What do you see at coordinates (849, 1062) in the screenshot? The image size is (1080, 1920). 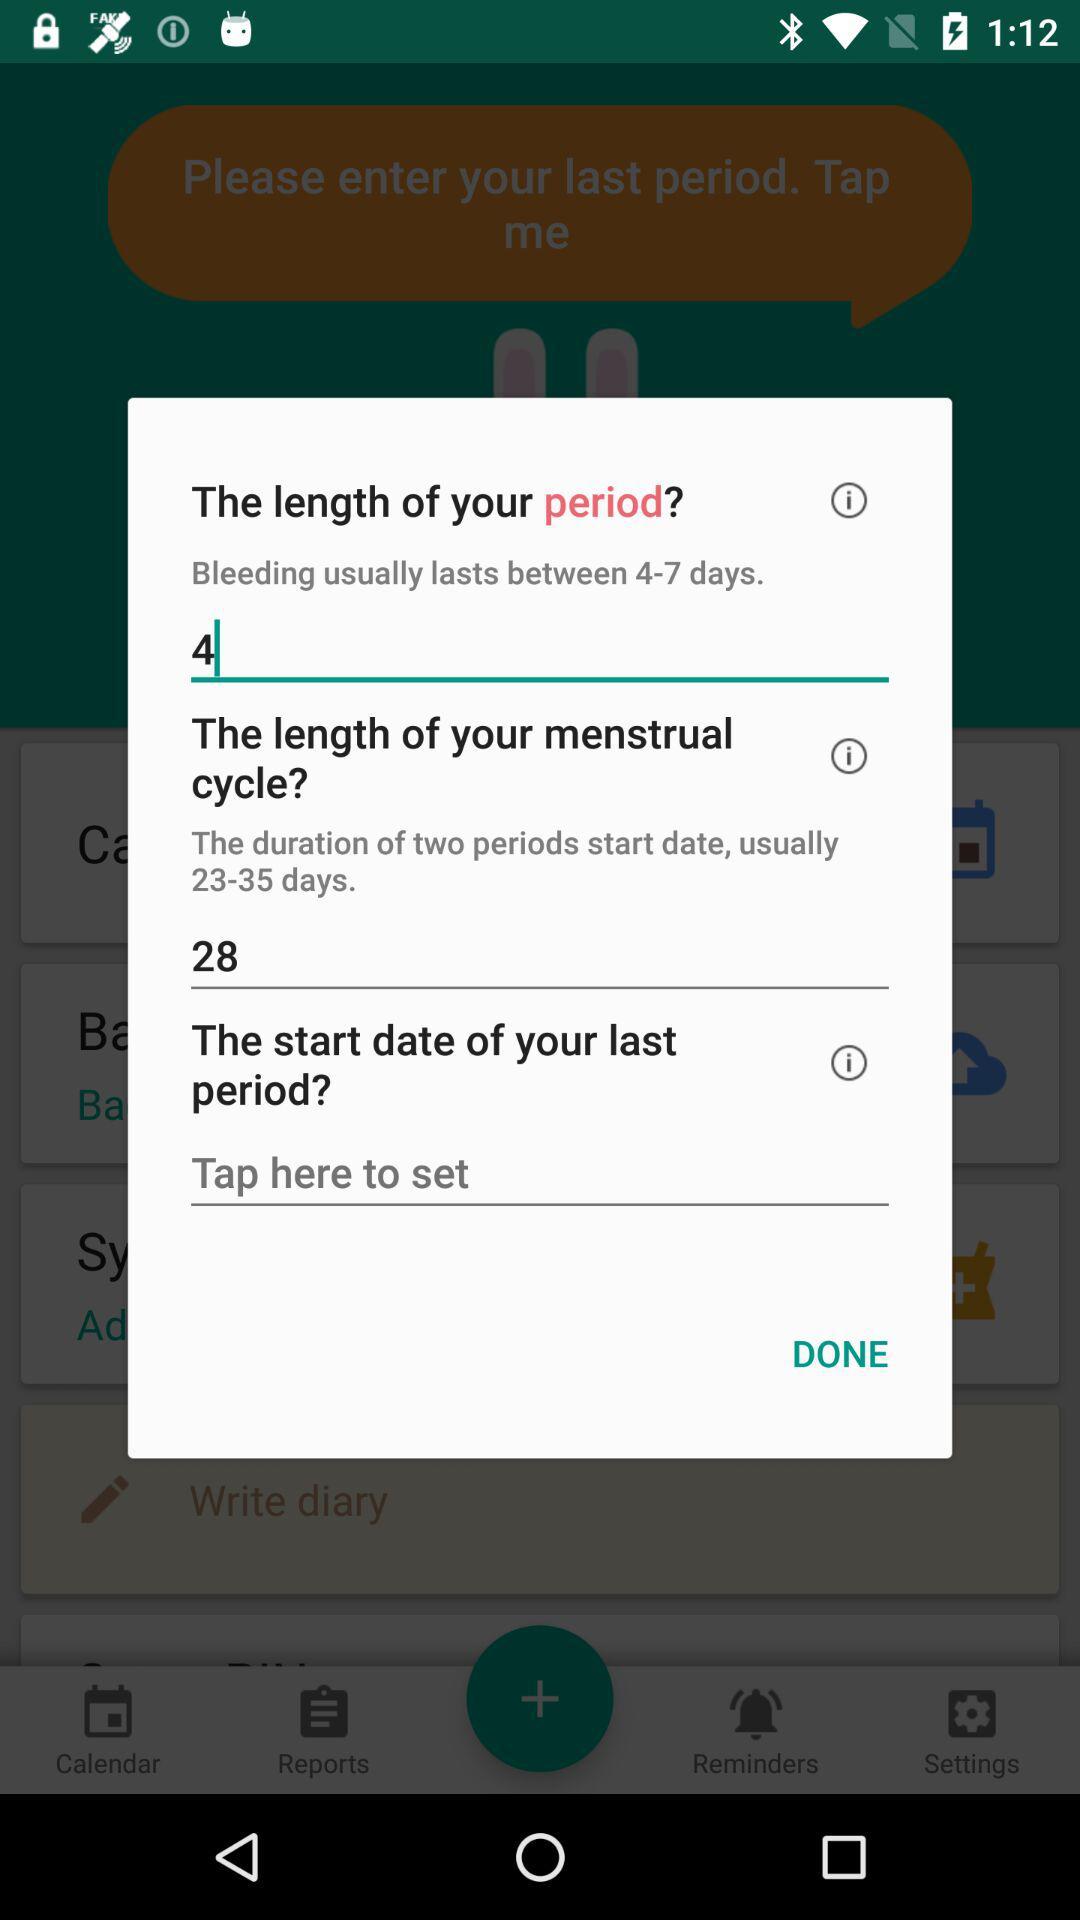 I see `click info option` at bounding box center [849, 1062].